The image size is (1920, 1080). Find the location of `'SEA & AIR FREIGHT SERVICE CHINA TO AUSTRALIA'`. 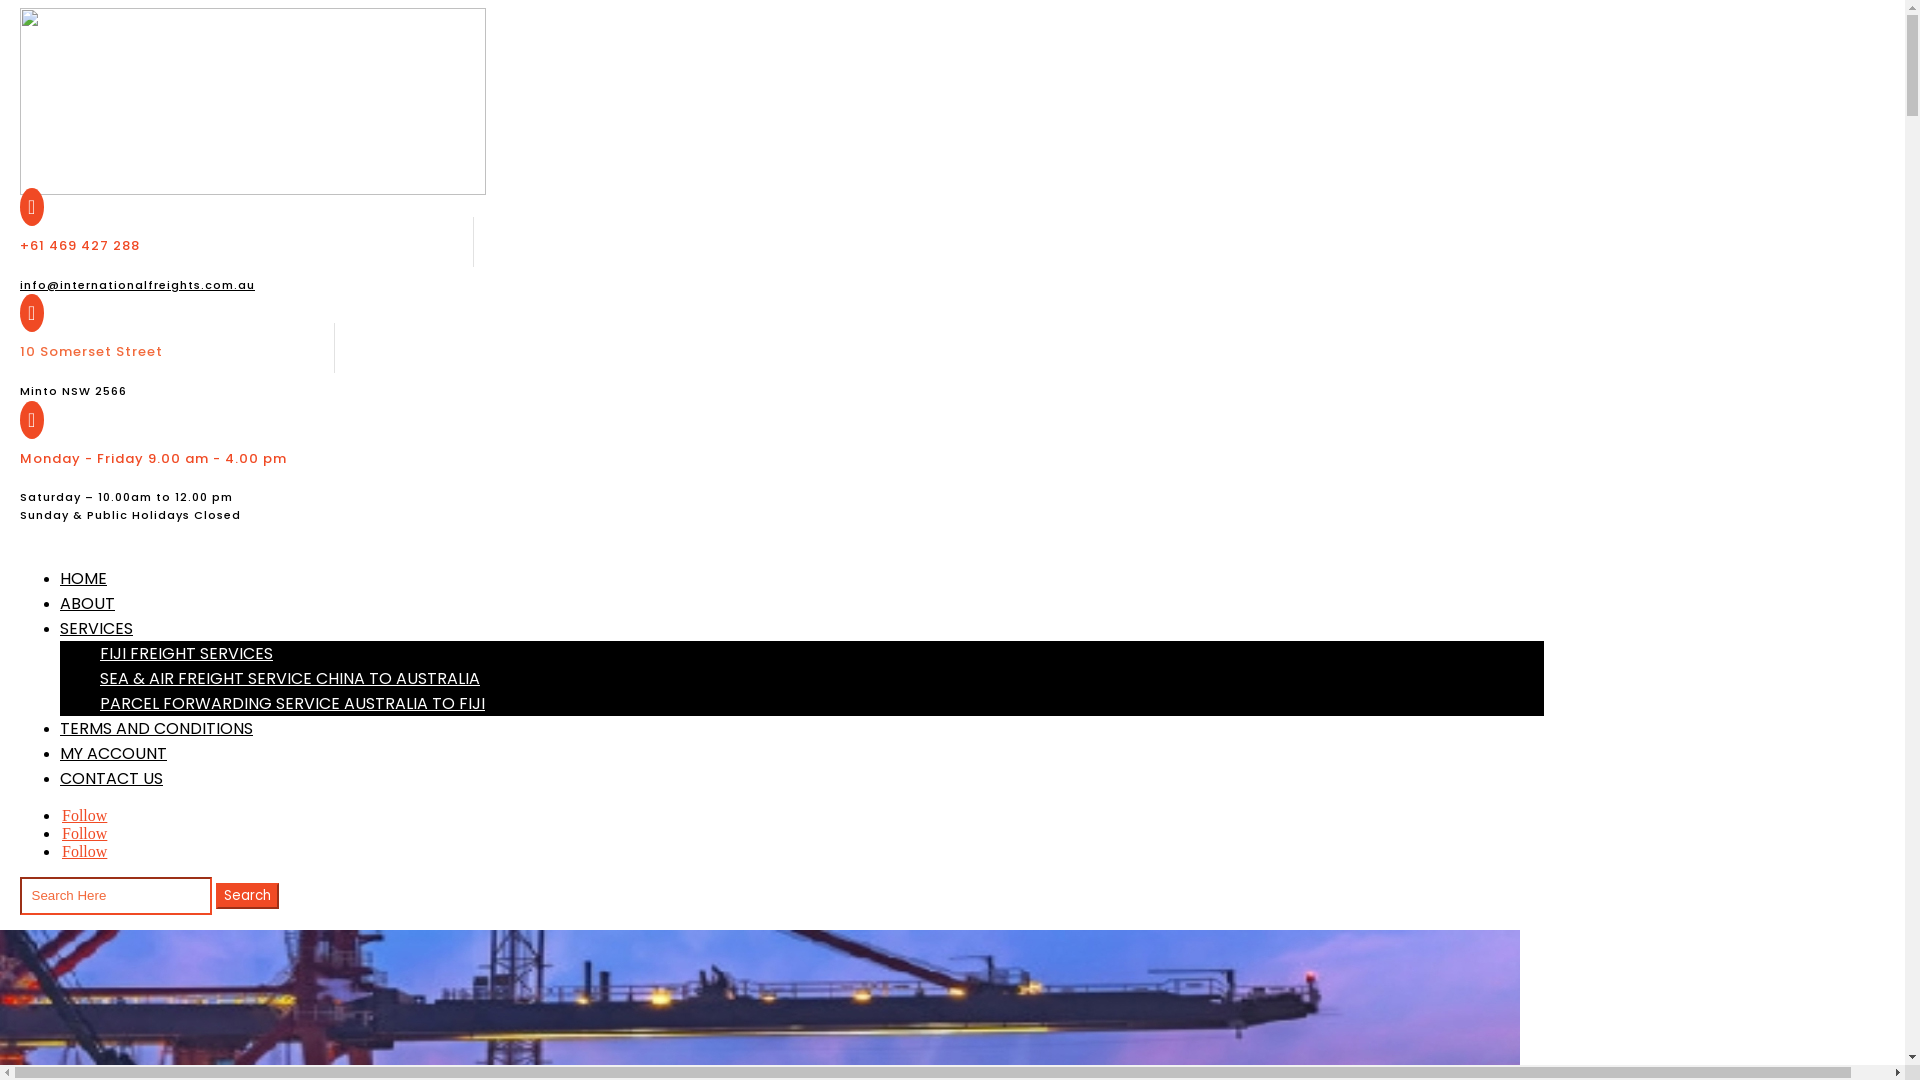

'SEA & AIR FREIGHT SERVICE CHINA TO AUSTRALIA' is located at coordinates (288, 677).